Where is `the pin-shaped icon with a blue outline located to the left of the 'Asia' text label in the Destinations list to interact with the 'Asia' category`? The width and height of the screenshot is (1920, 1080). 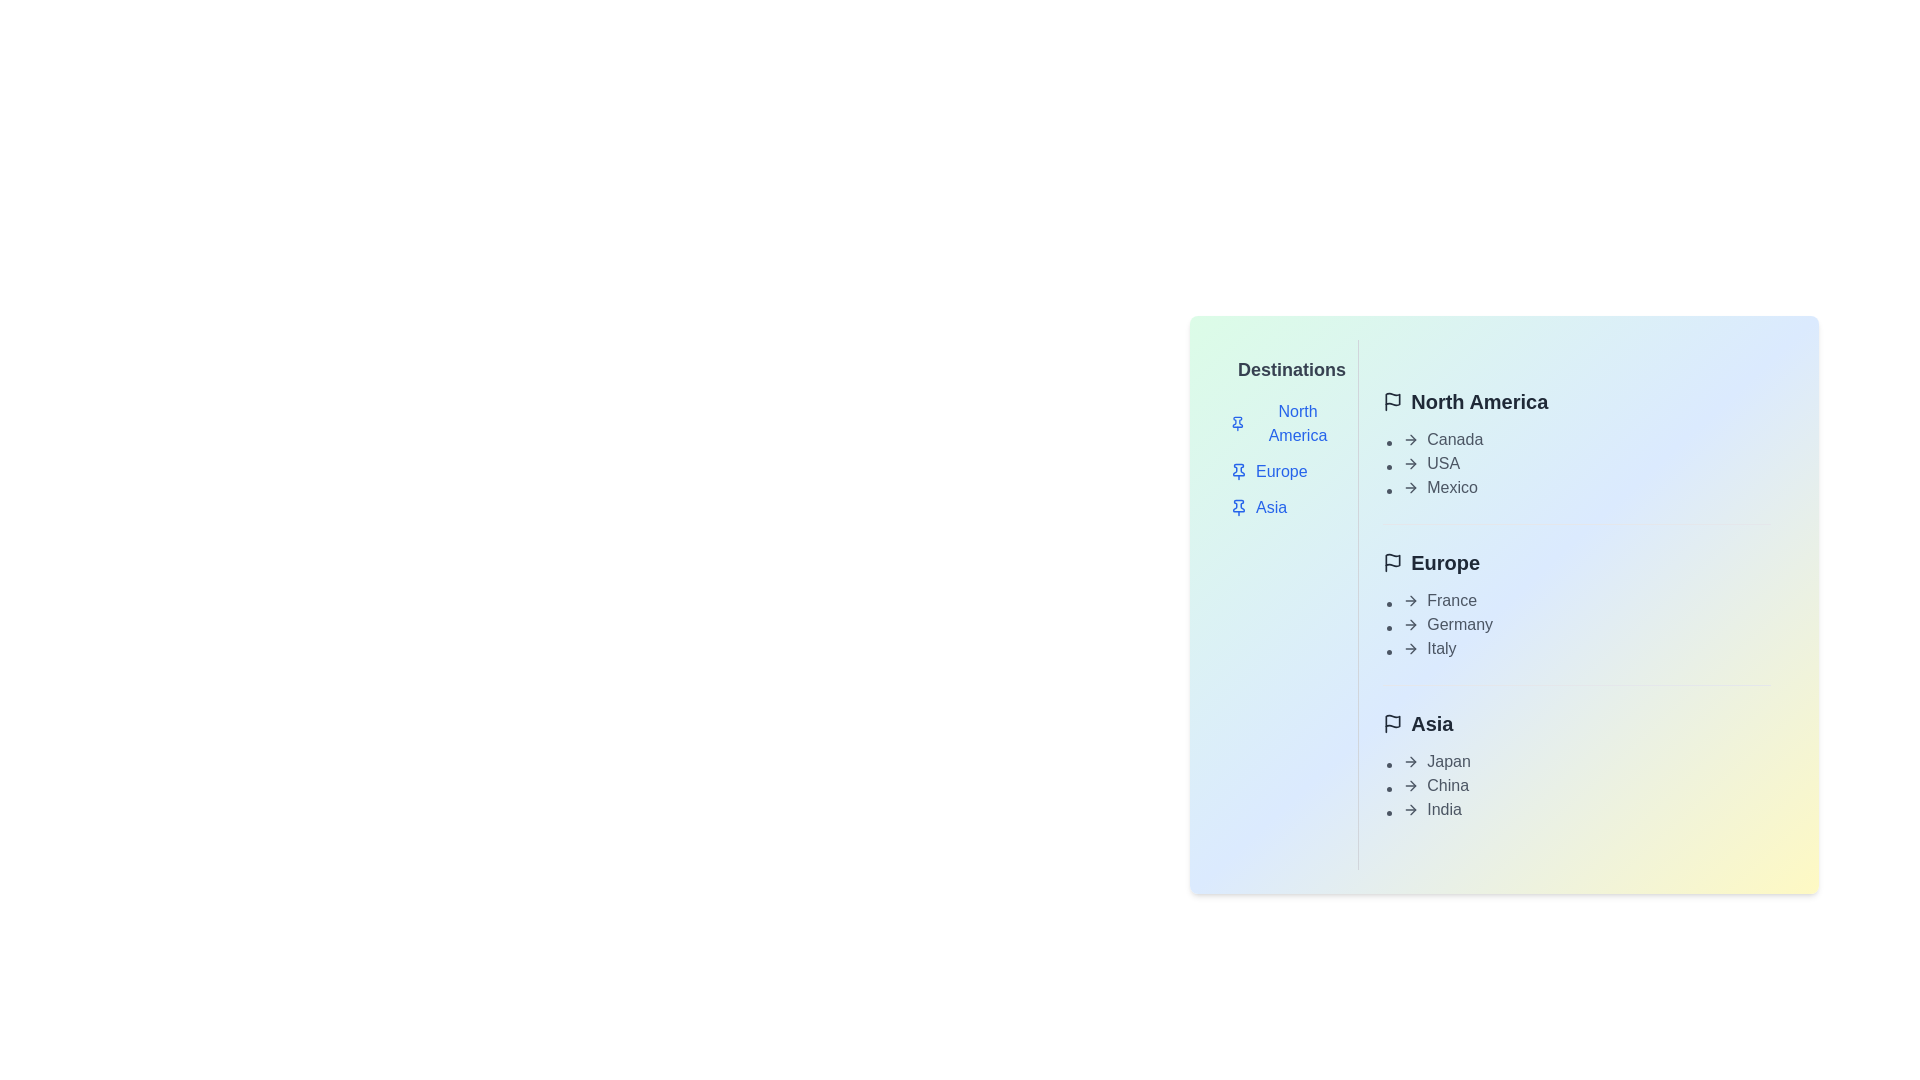
the pin-shaped icon with a blue outline located to the left of the 'Asia' text label in the Destinations list to interact with the 'Asia' category is located at coordinates (1237, 507).